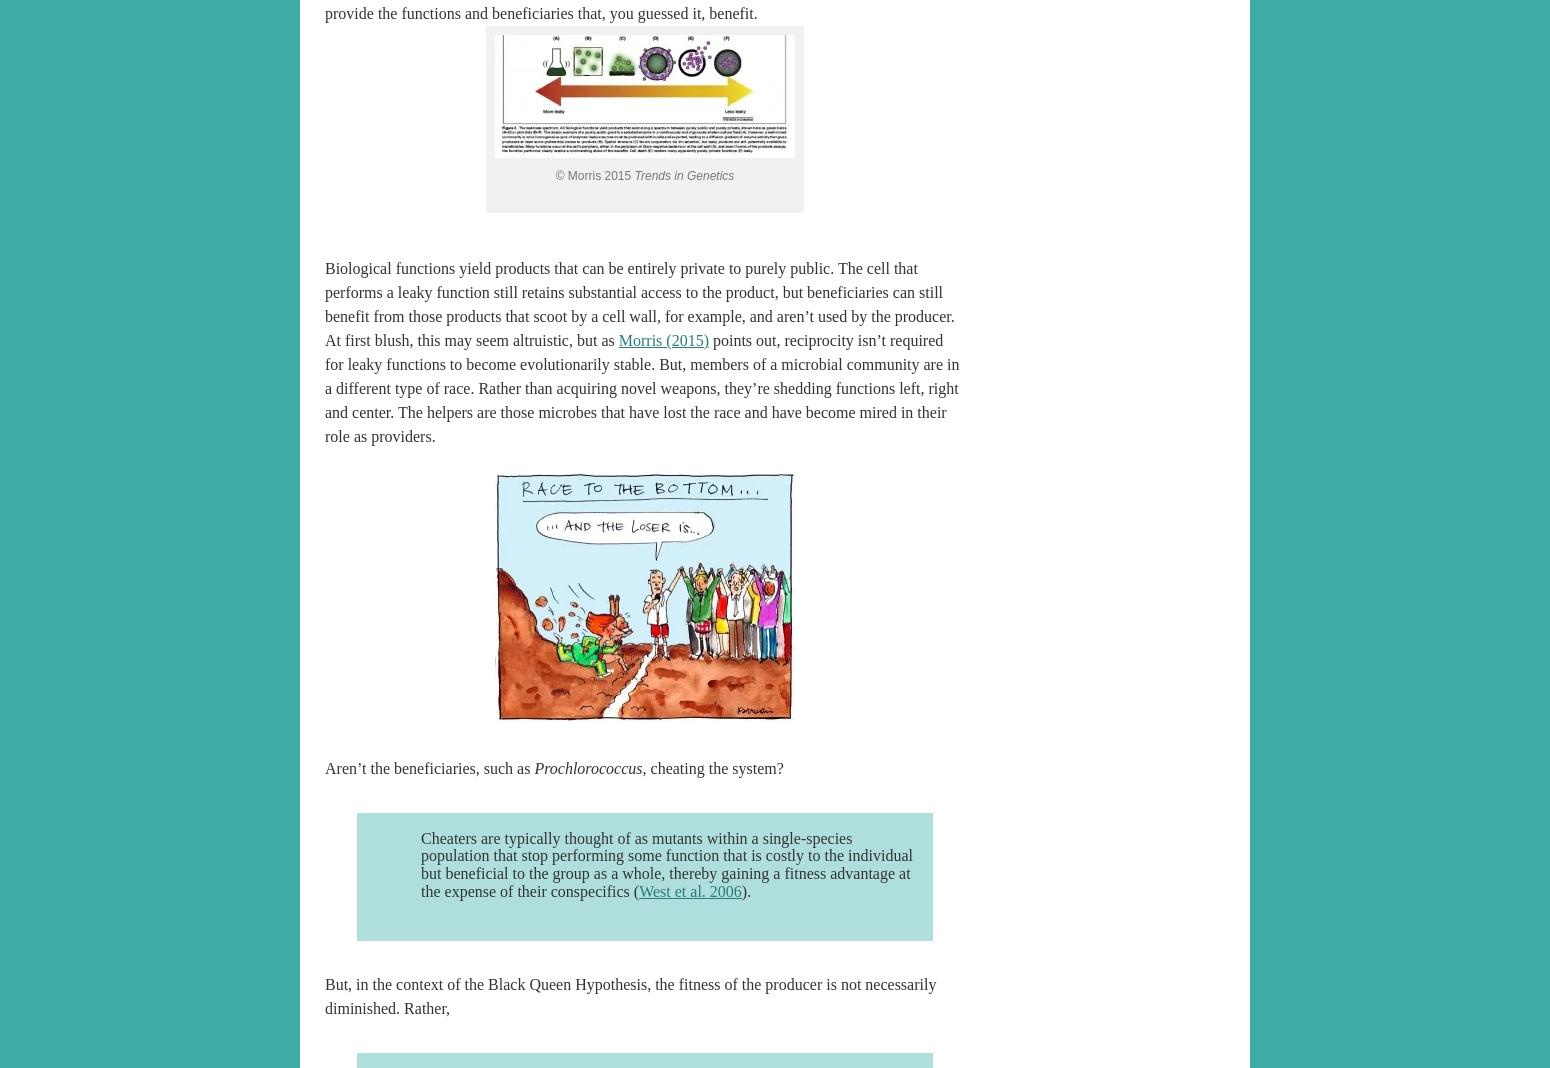  What do you see at coordinates (470, 338) in the screenshot?
I see `'At first blush, this may seem altruistic, but as'` at bounding box center [470, 338].